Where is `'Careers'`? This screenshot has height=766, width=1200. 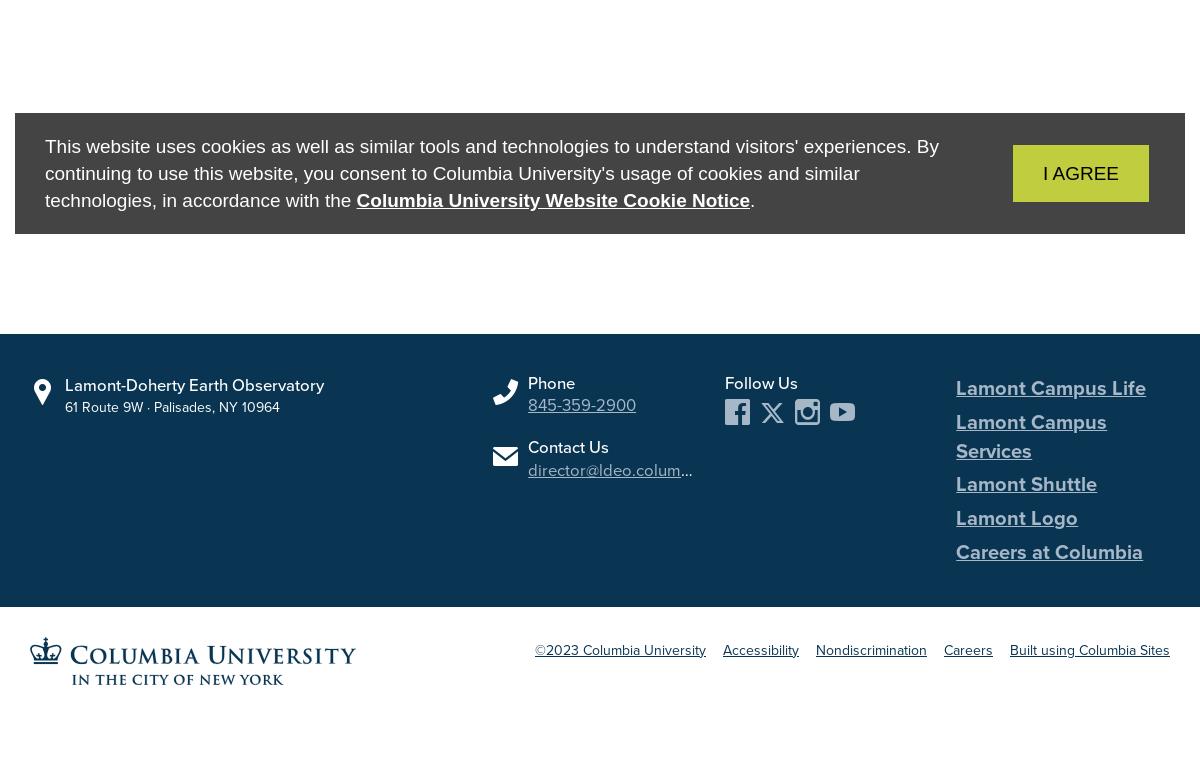
'Careers' is located at coordinates (968, 648).